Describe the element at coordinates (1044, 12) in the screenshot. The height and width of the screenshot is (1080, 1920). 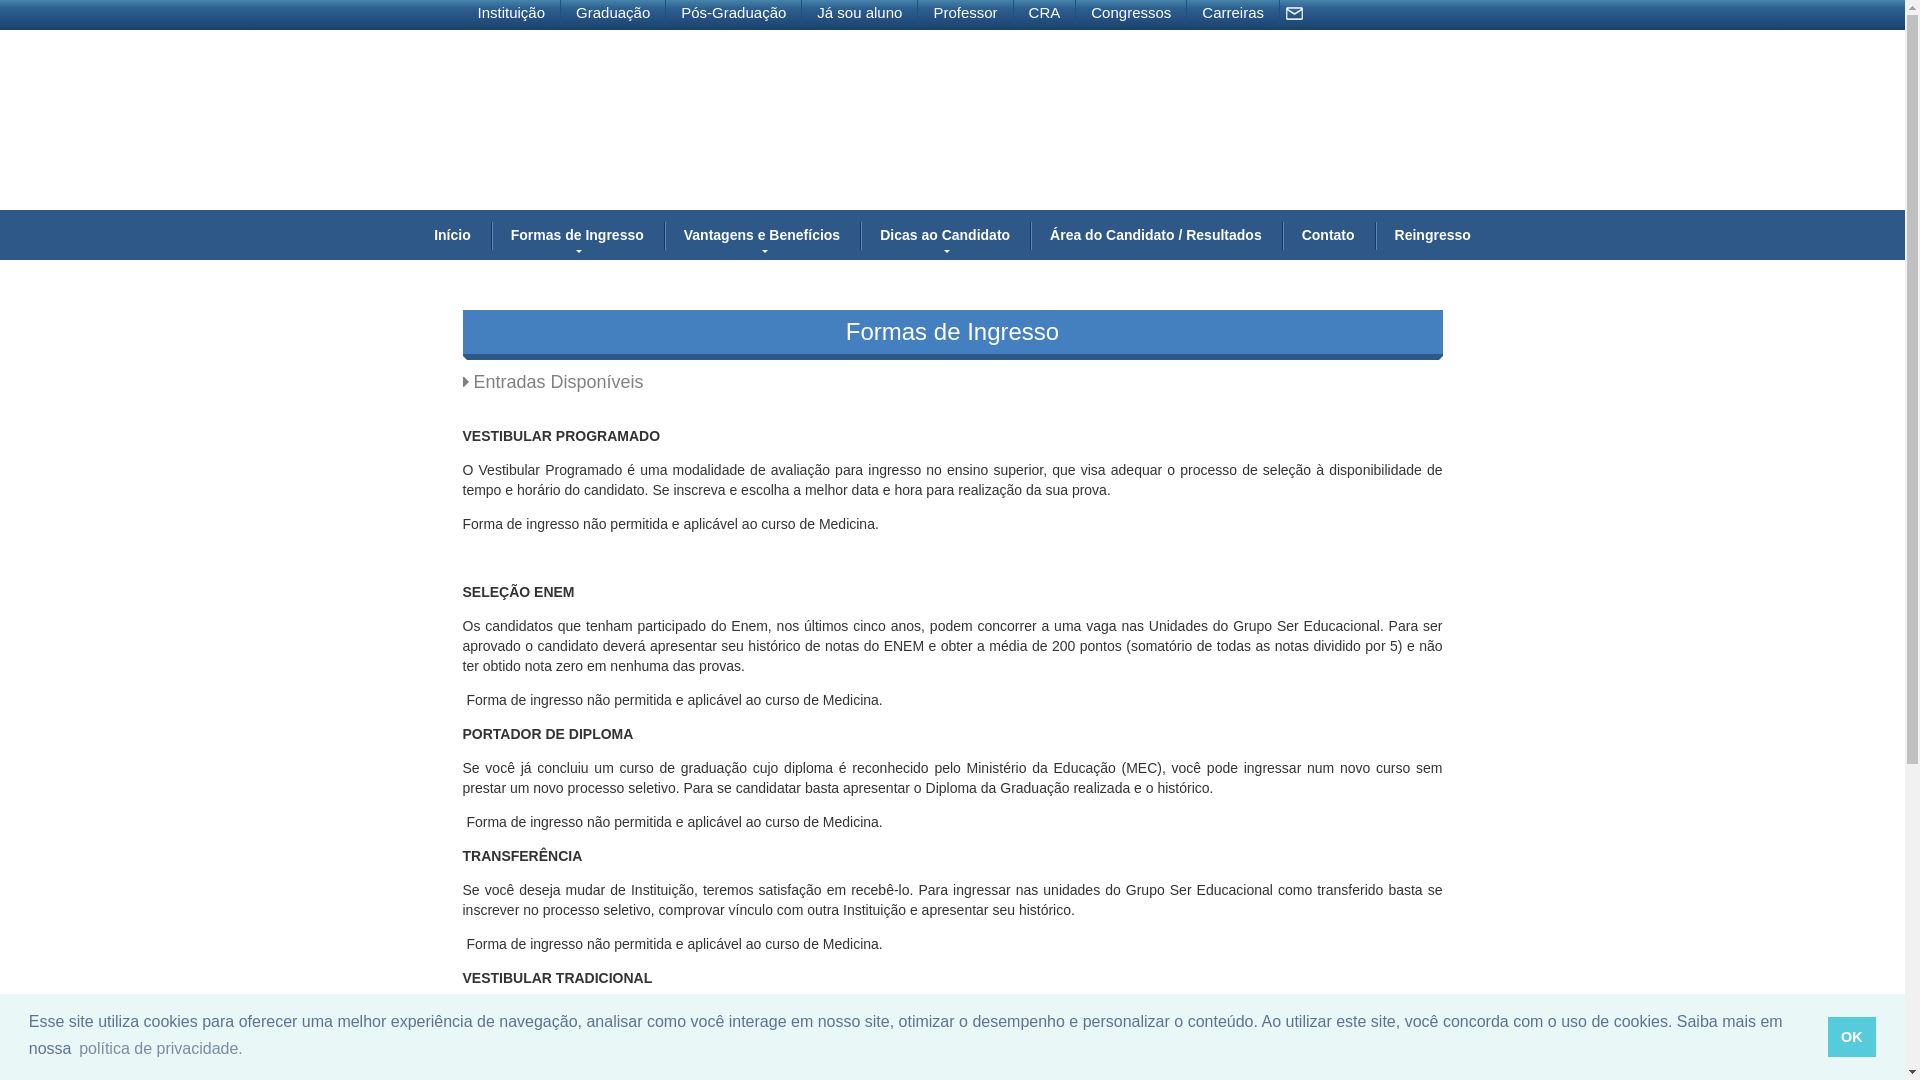
I see `'CRA'` at that location.